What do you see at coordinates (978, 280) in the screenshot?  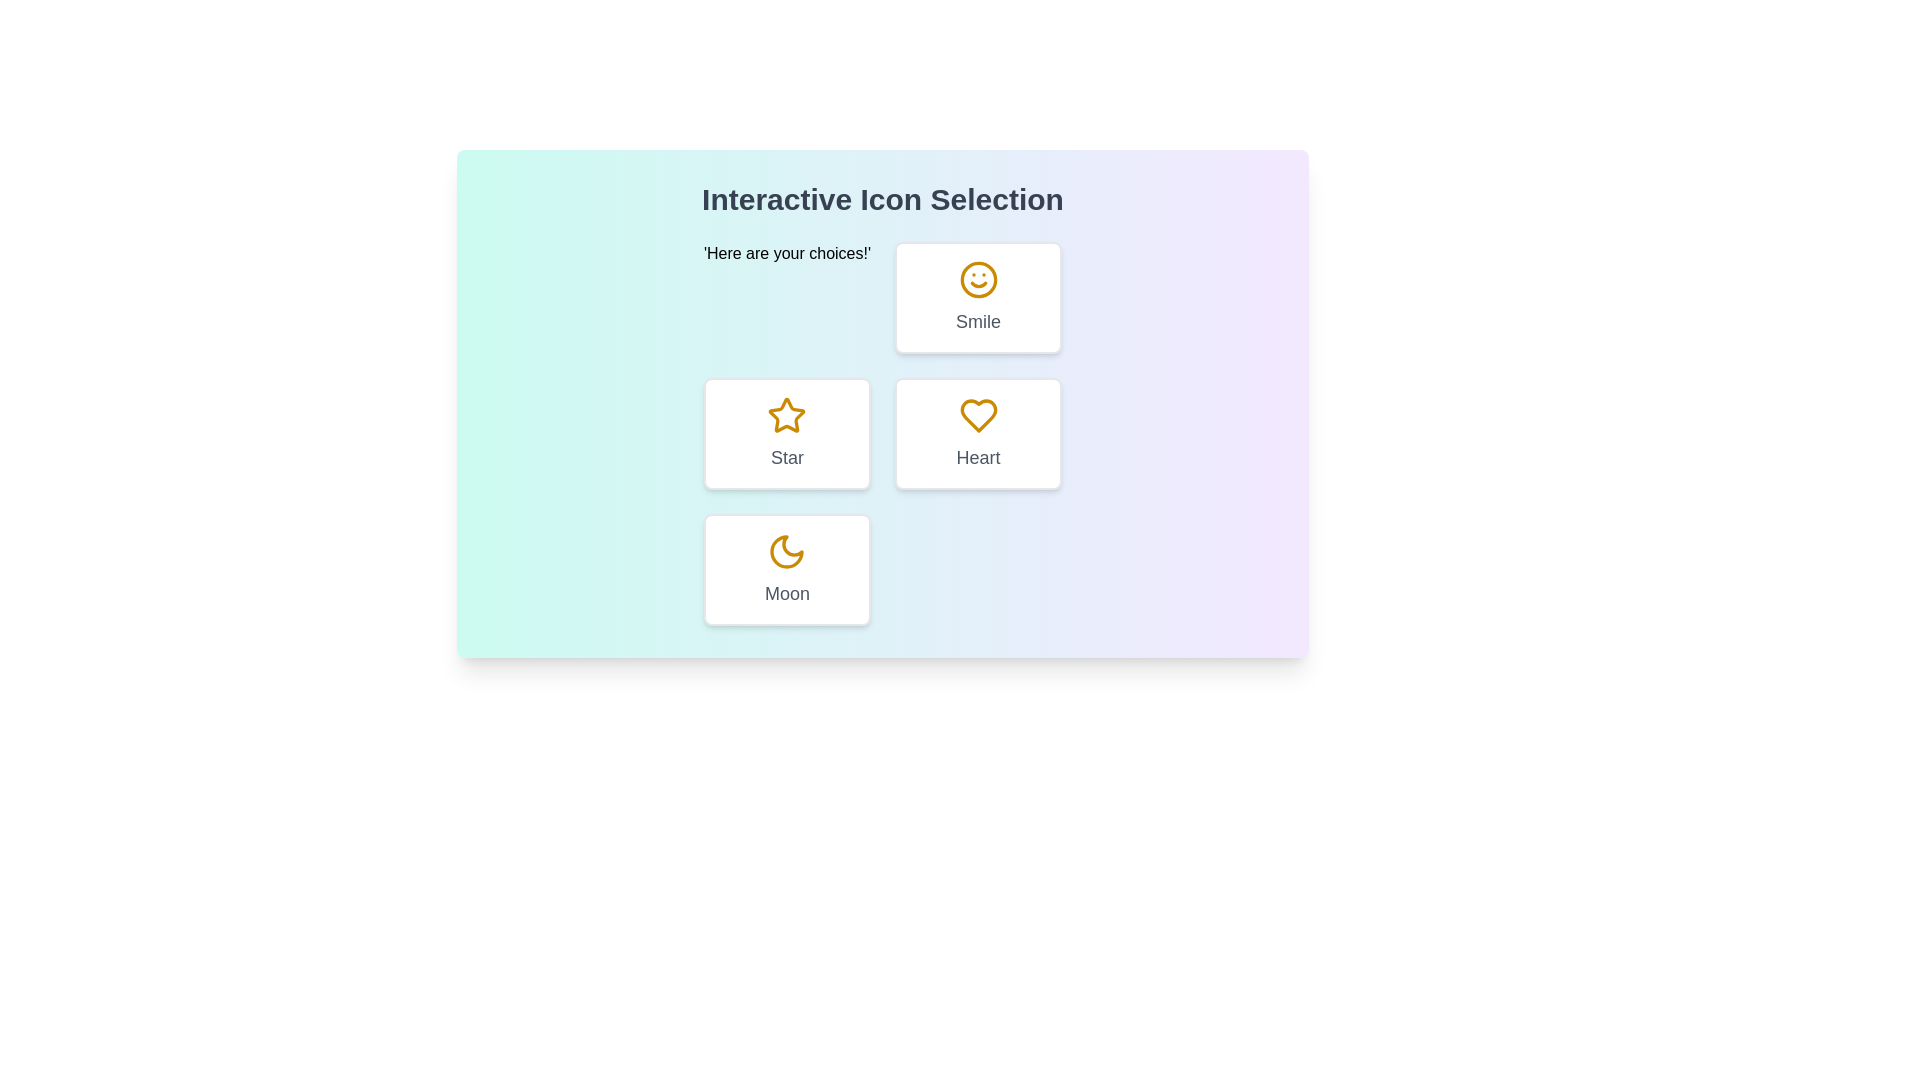 I see `the decorative circle element that serves as the base for the smiley face icon in the SVG component, located in the top-right of the icon grid layout` at bounding box center [978, 280].